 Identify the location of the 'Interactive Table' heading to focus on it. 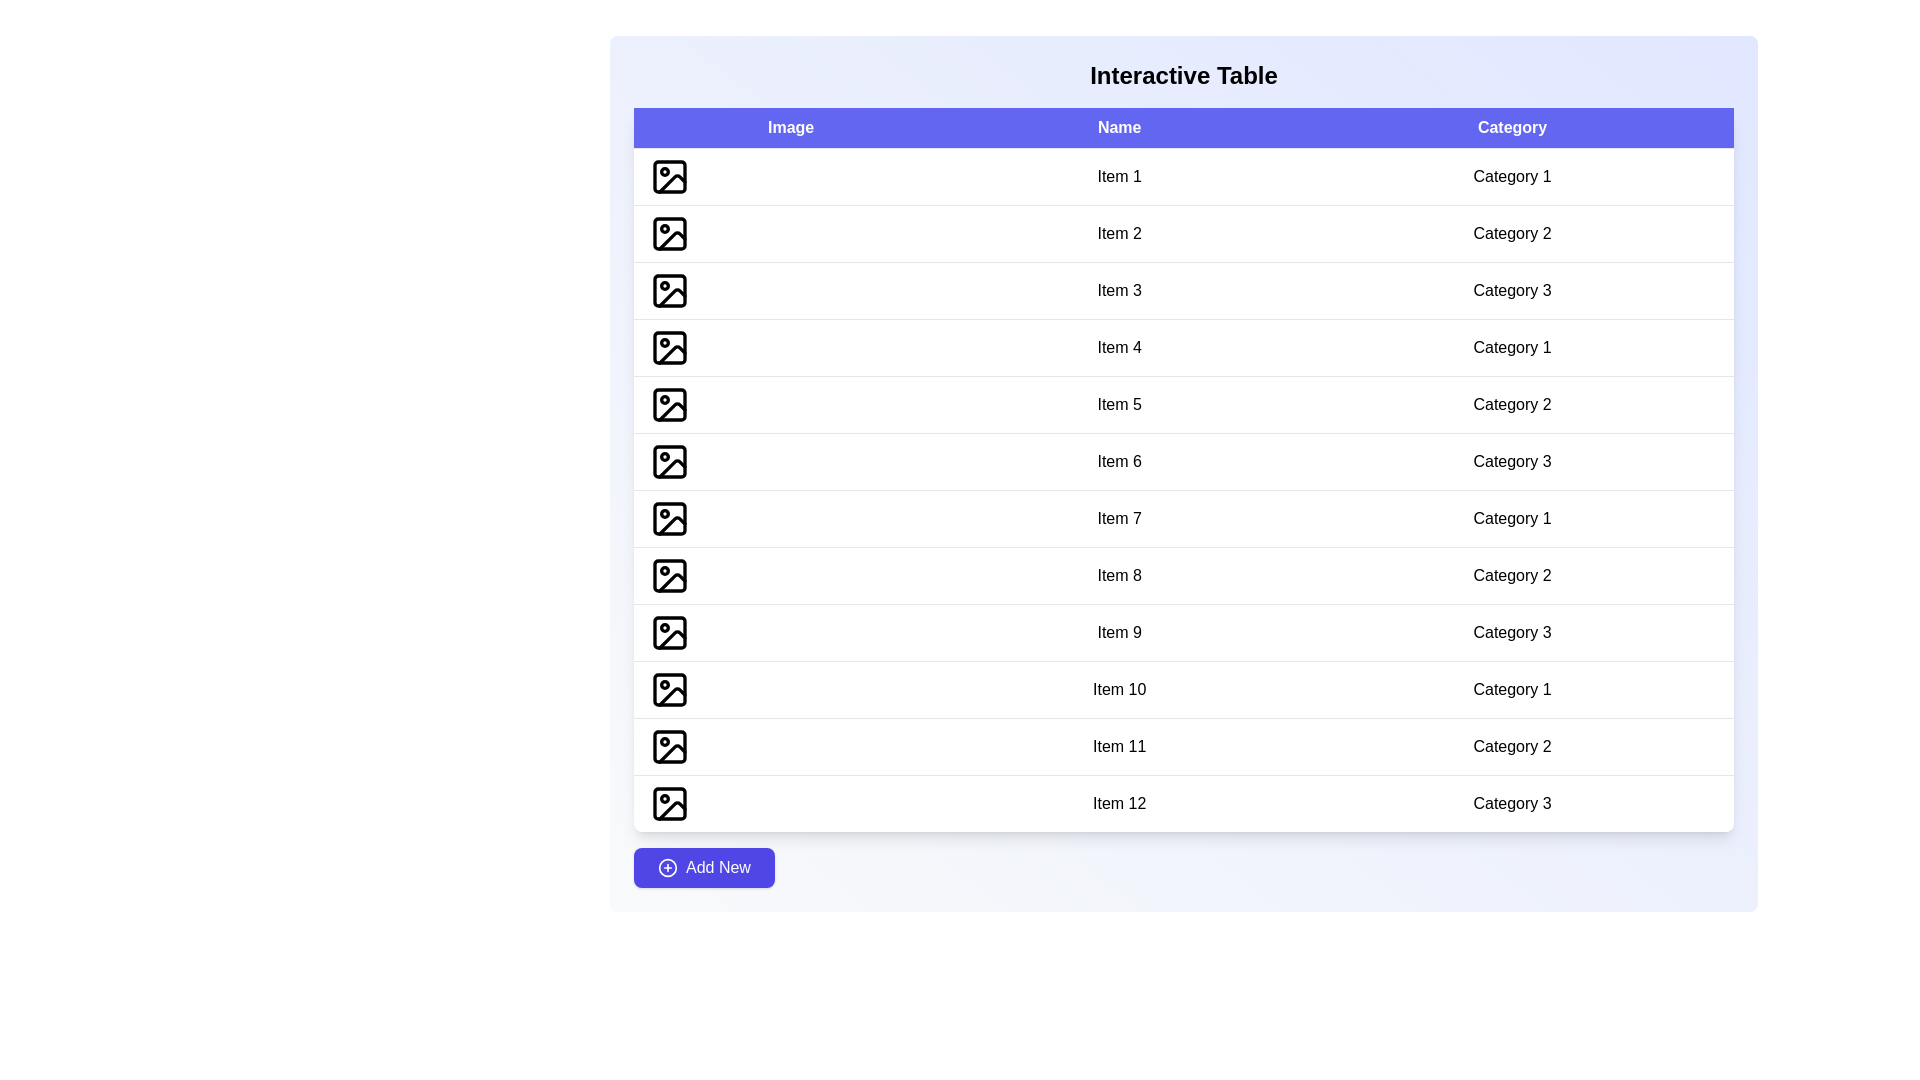
(1184, 75).